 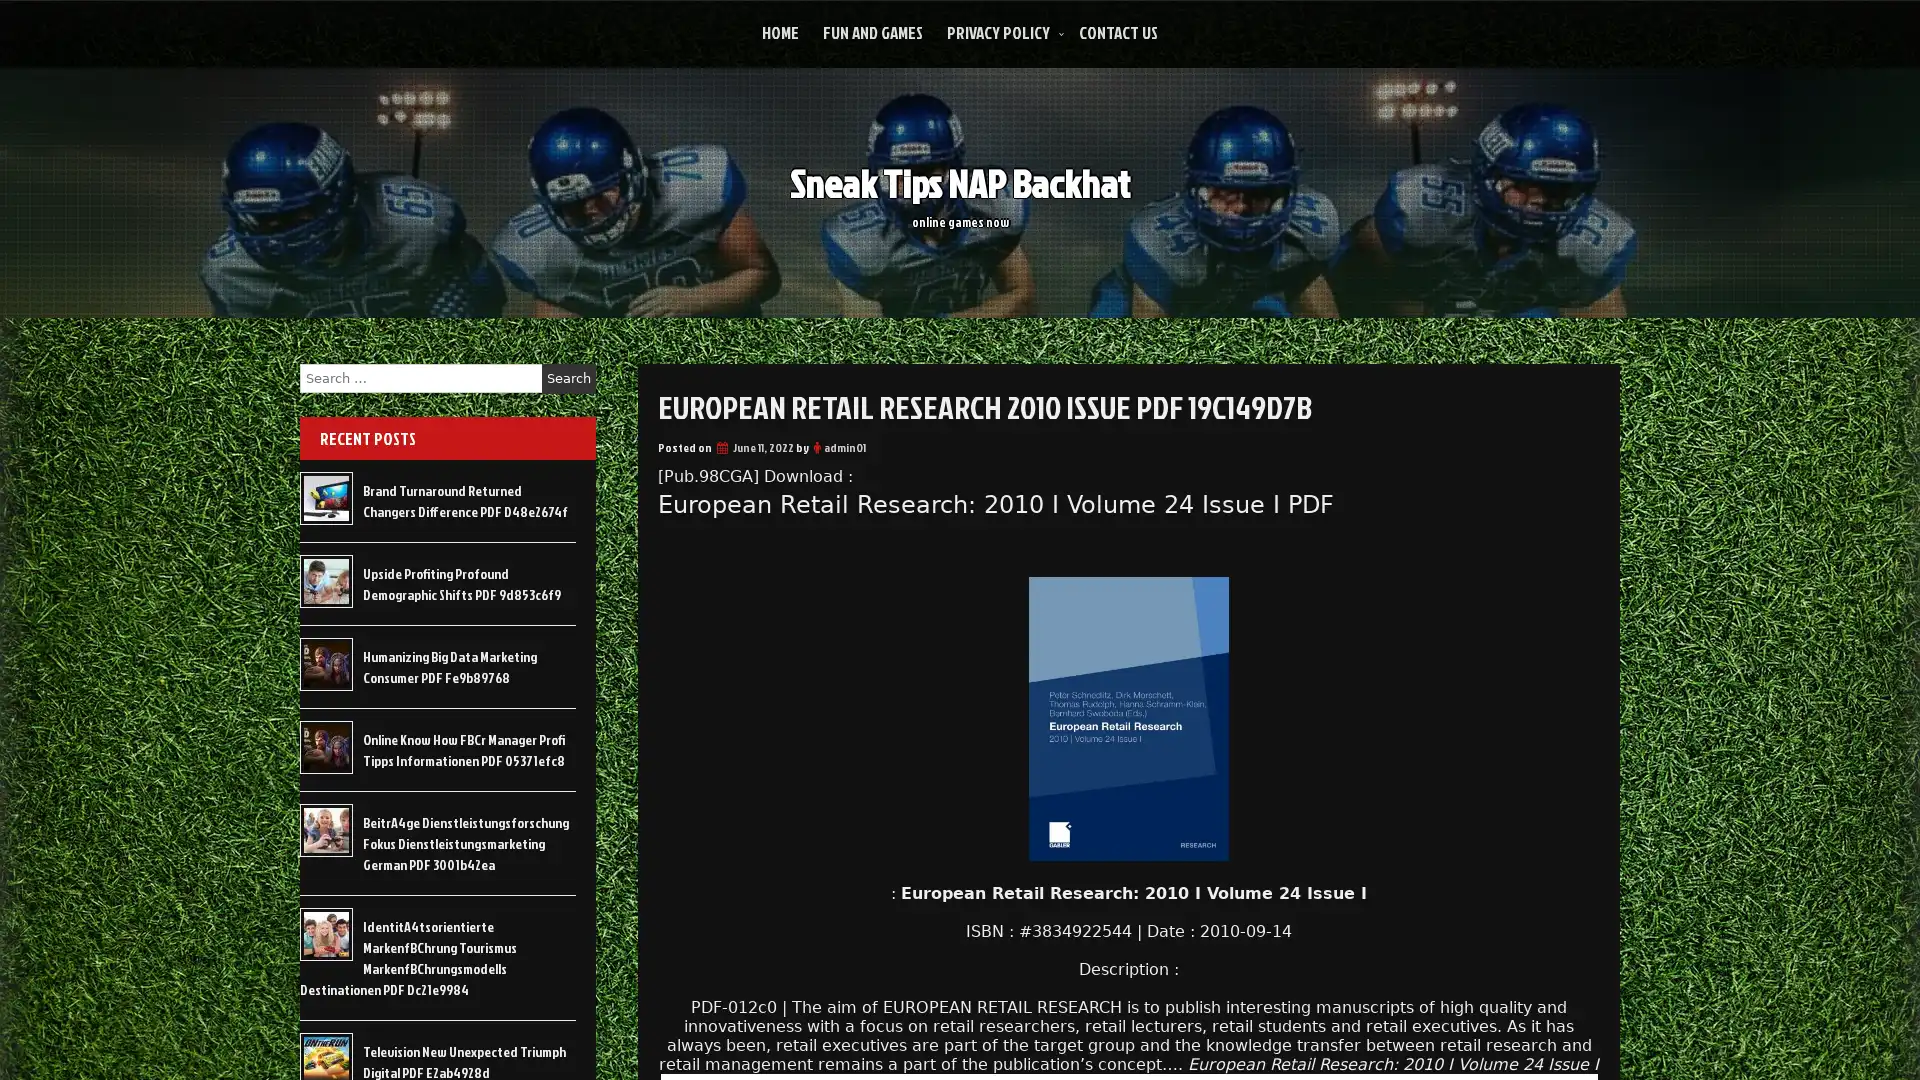 I want to click on Search, so click(x=568, y=378).